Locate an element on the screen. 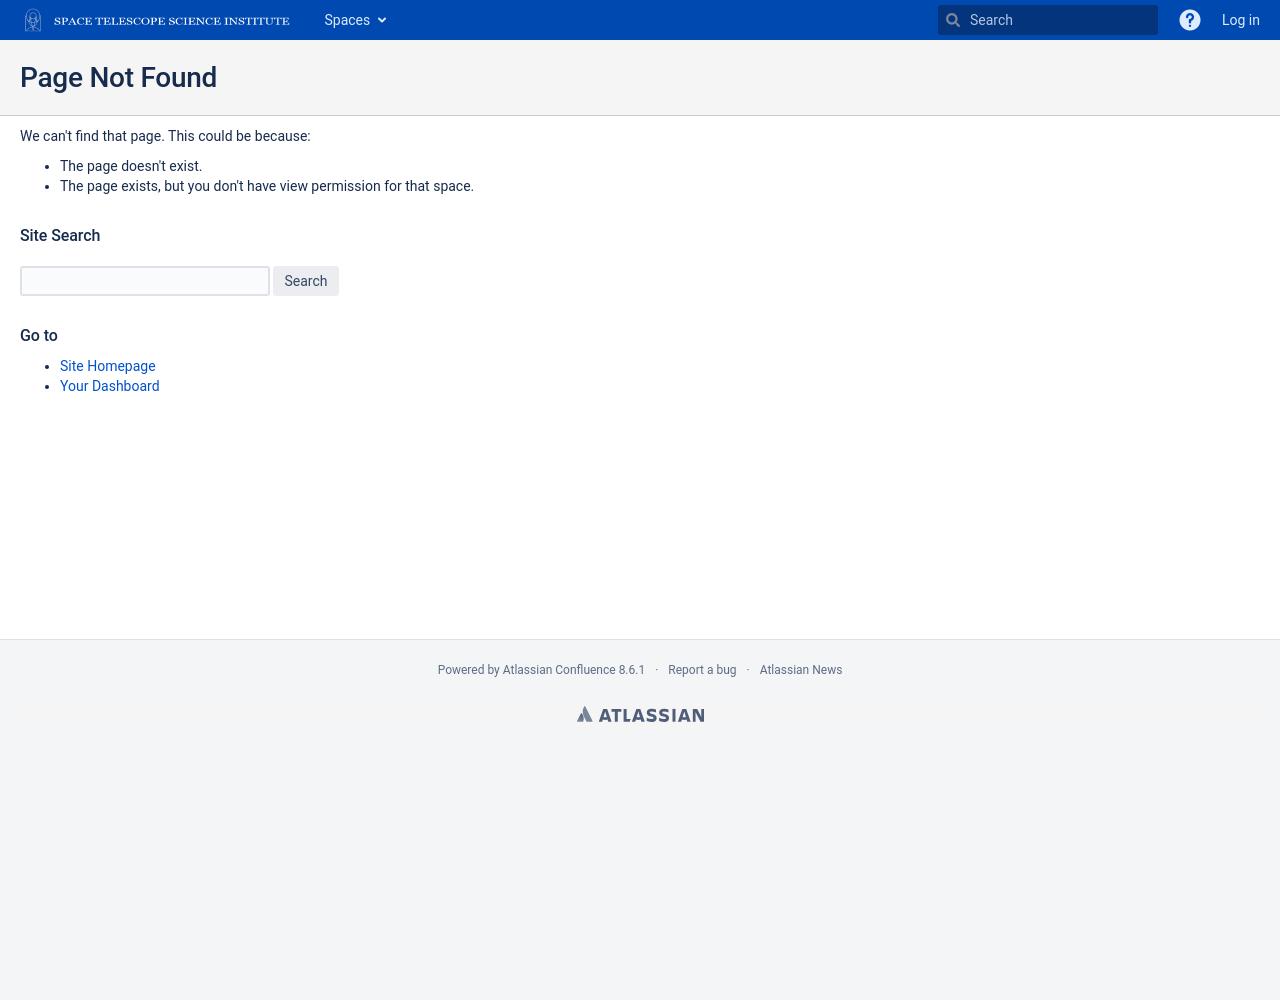 The image size is (1280, 1000). 'Site Homepage' is located at coordinates (106, 365).